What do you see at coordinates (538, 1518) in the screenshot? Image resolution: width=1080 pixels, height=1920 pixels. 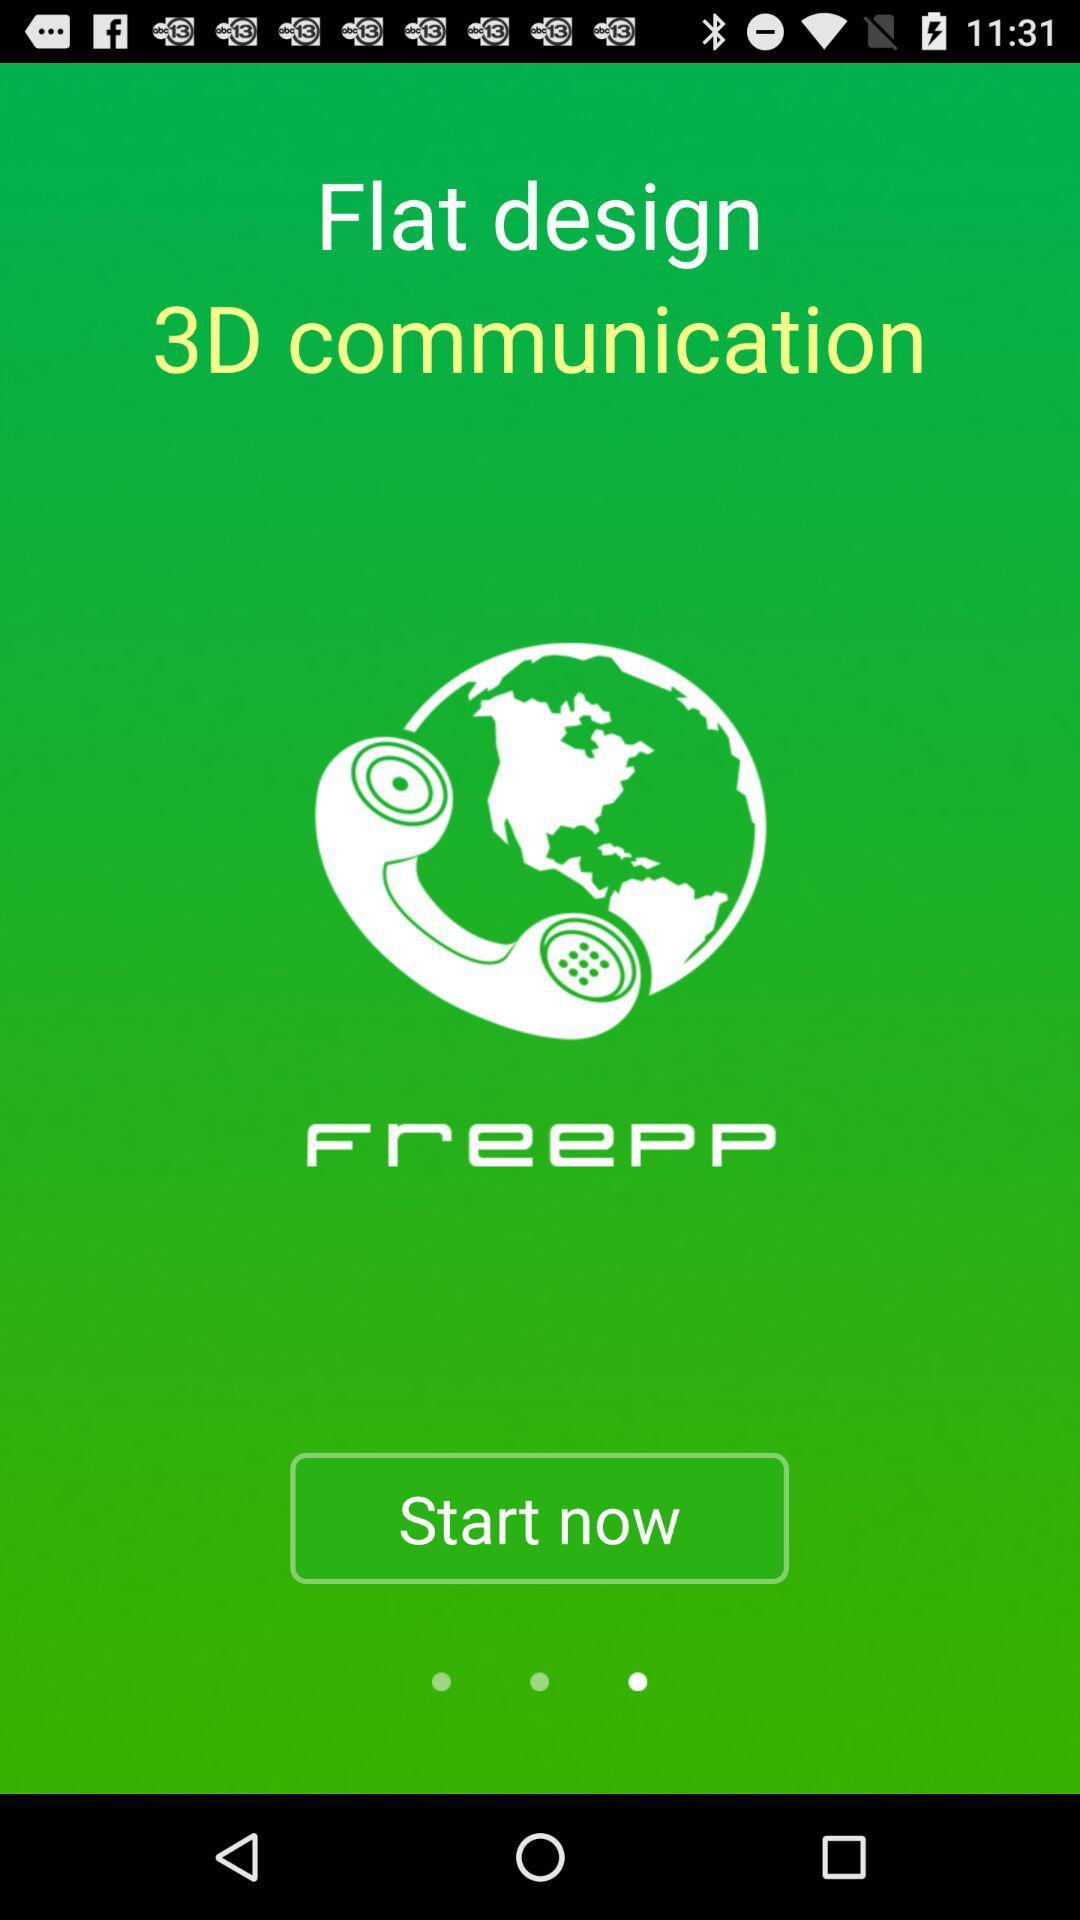 I see `start now` at bounding box center [538, 1518].